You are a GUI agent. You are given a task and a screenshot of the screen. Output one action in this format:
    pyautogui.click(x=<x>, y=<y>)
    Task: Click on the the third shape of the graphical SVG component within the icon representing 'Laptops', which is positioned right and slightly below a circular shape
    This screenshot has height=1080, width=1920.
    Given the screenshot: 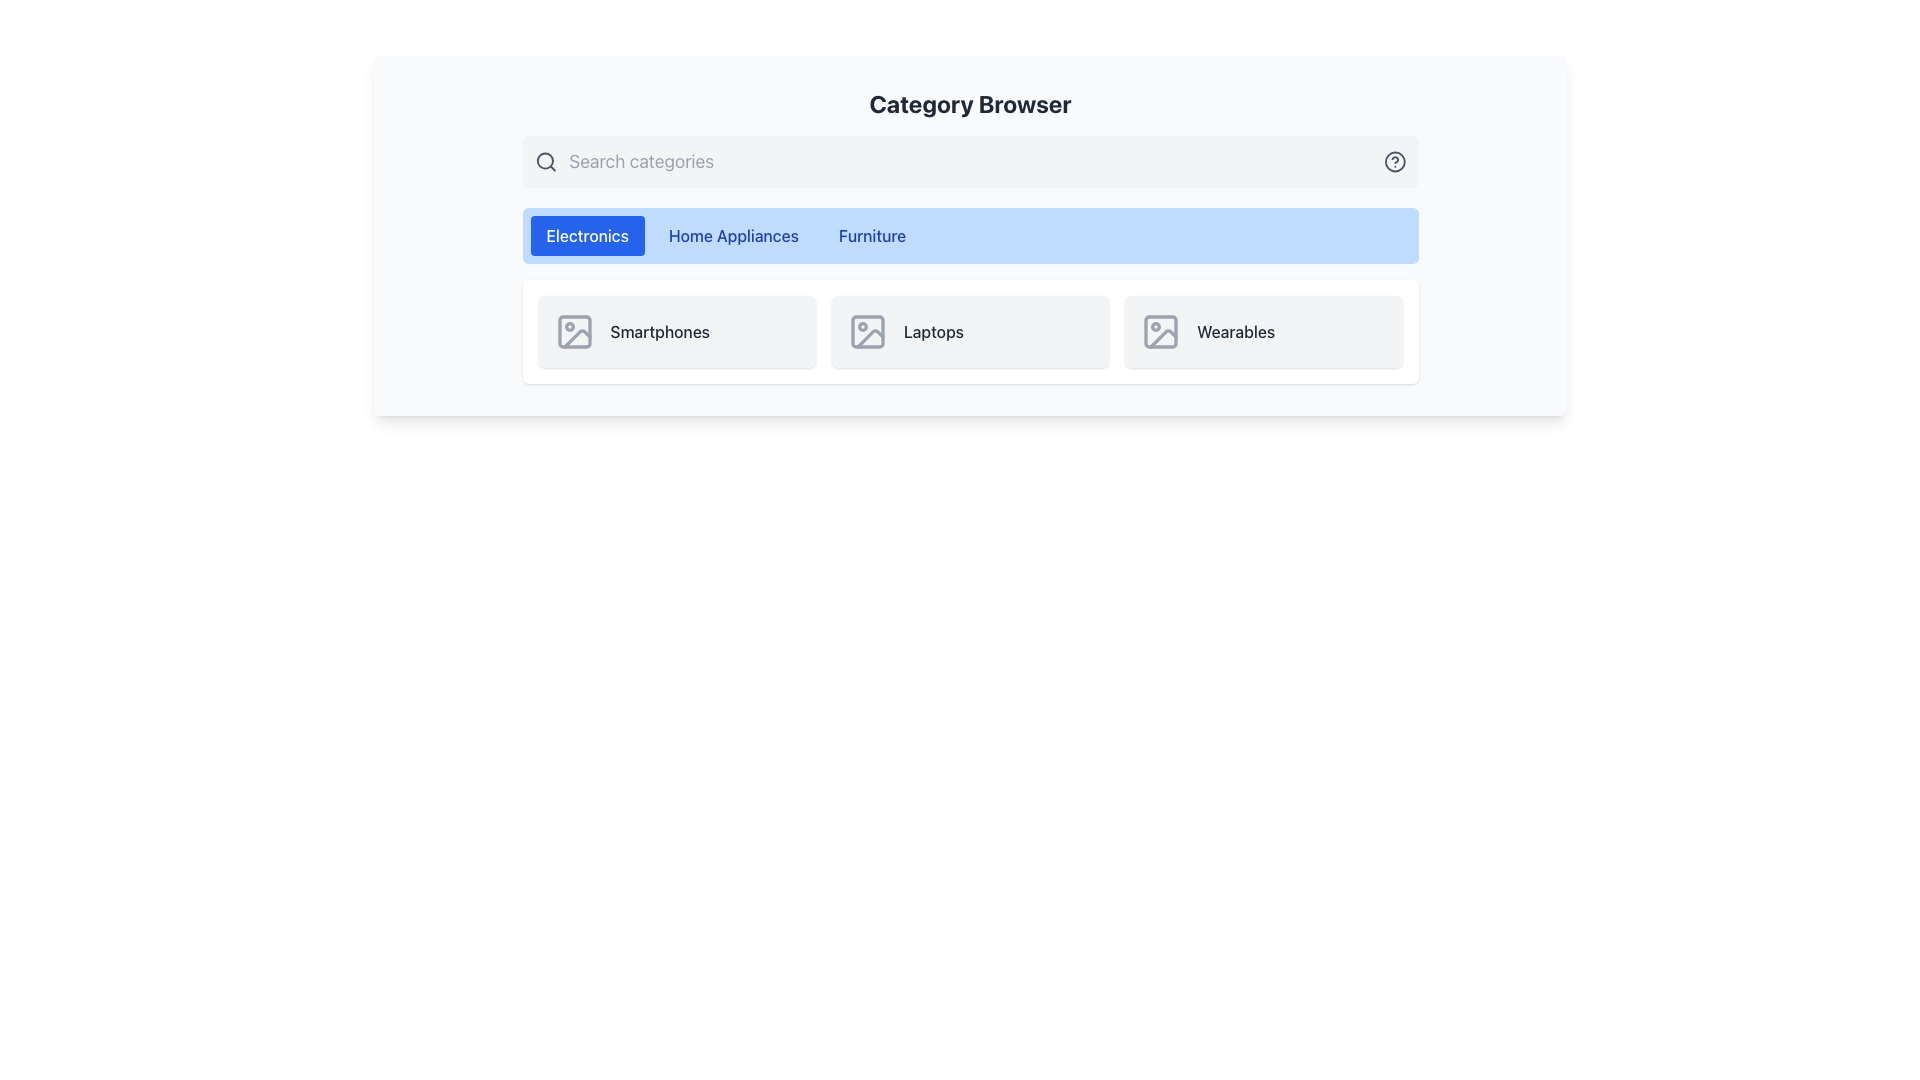 What is the action you would take?
    pyautogui.click(x=870, y=337)
    